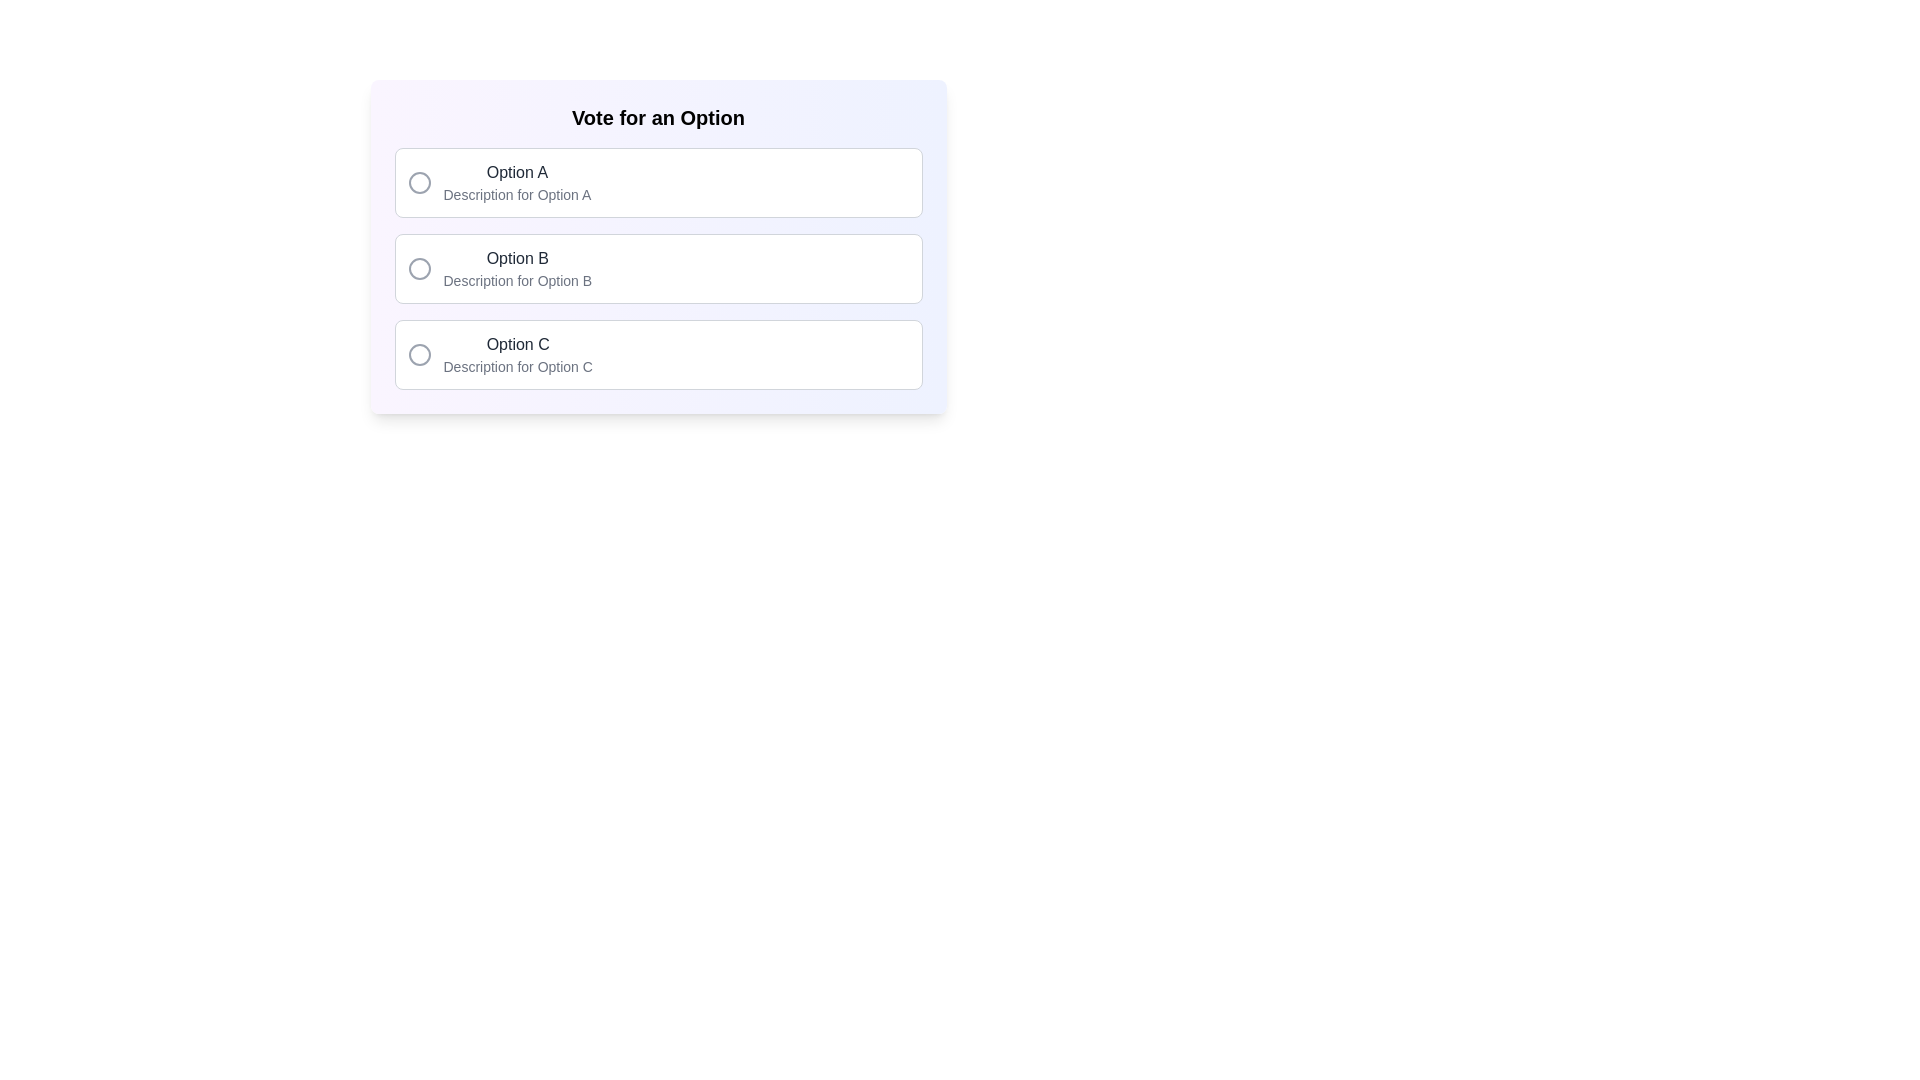 This screenshot has height=1080, width=1920. I want to click on the radio button icon for 'Option A', so click(418, 182).